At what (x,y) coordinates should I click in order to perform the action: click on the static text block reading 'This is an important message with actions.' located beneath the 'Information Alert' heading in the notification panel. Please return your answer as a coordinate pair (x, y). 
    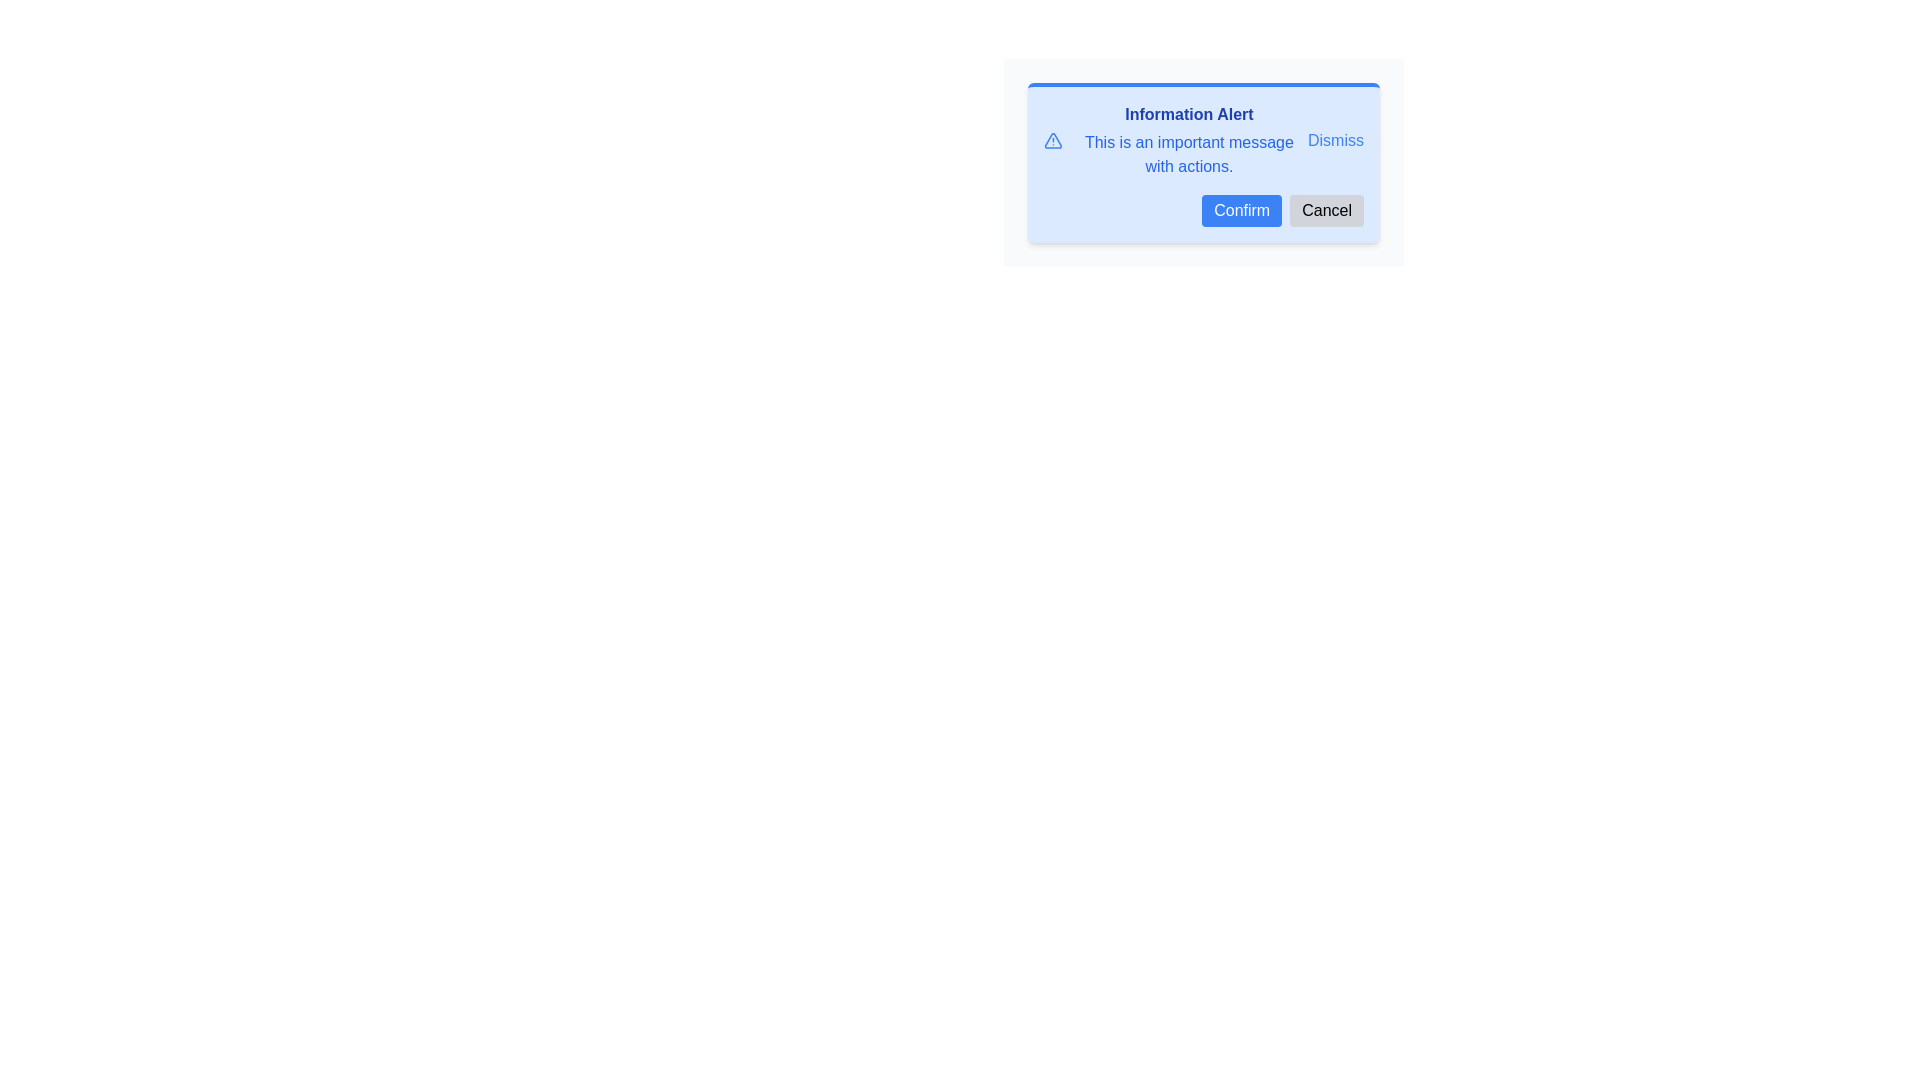
    Looking at the image, I should click on (1189, 153).